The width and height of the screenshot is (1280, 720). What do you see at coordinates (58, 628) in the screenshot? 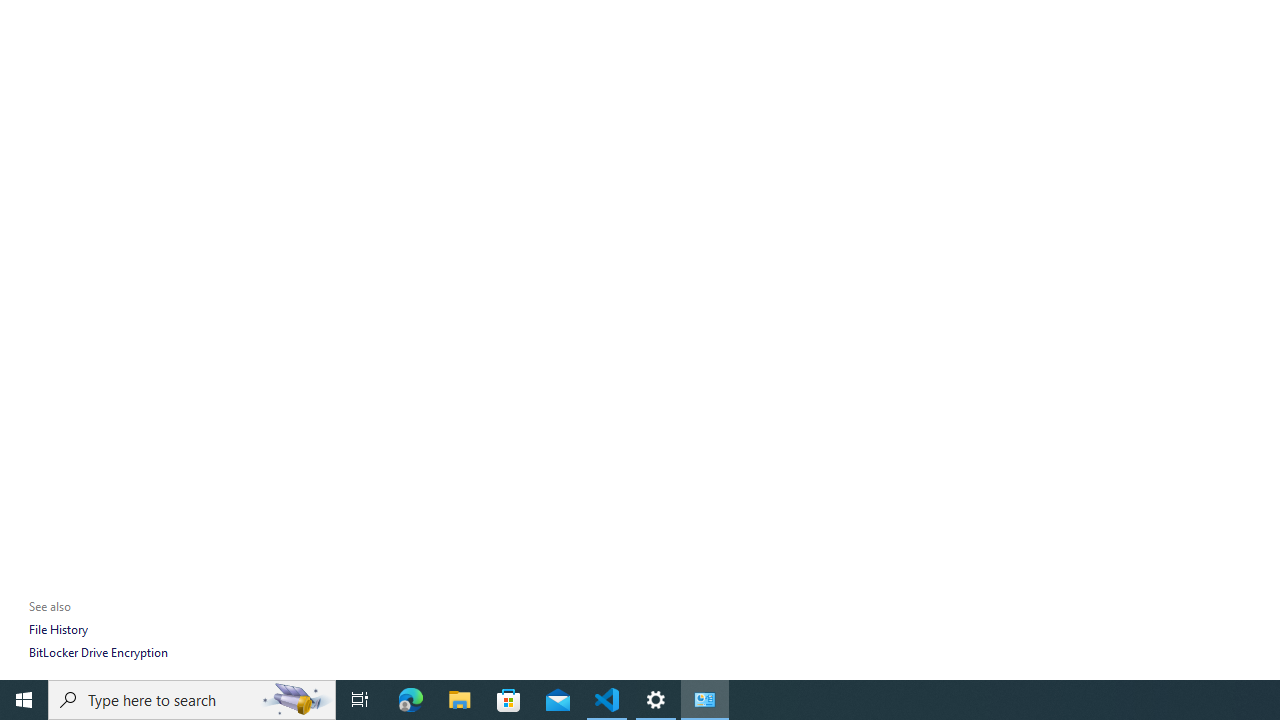
I see `'File History'` at bounding box center [58, 628].